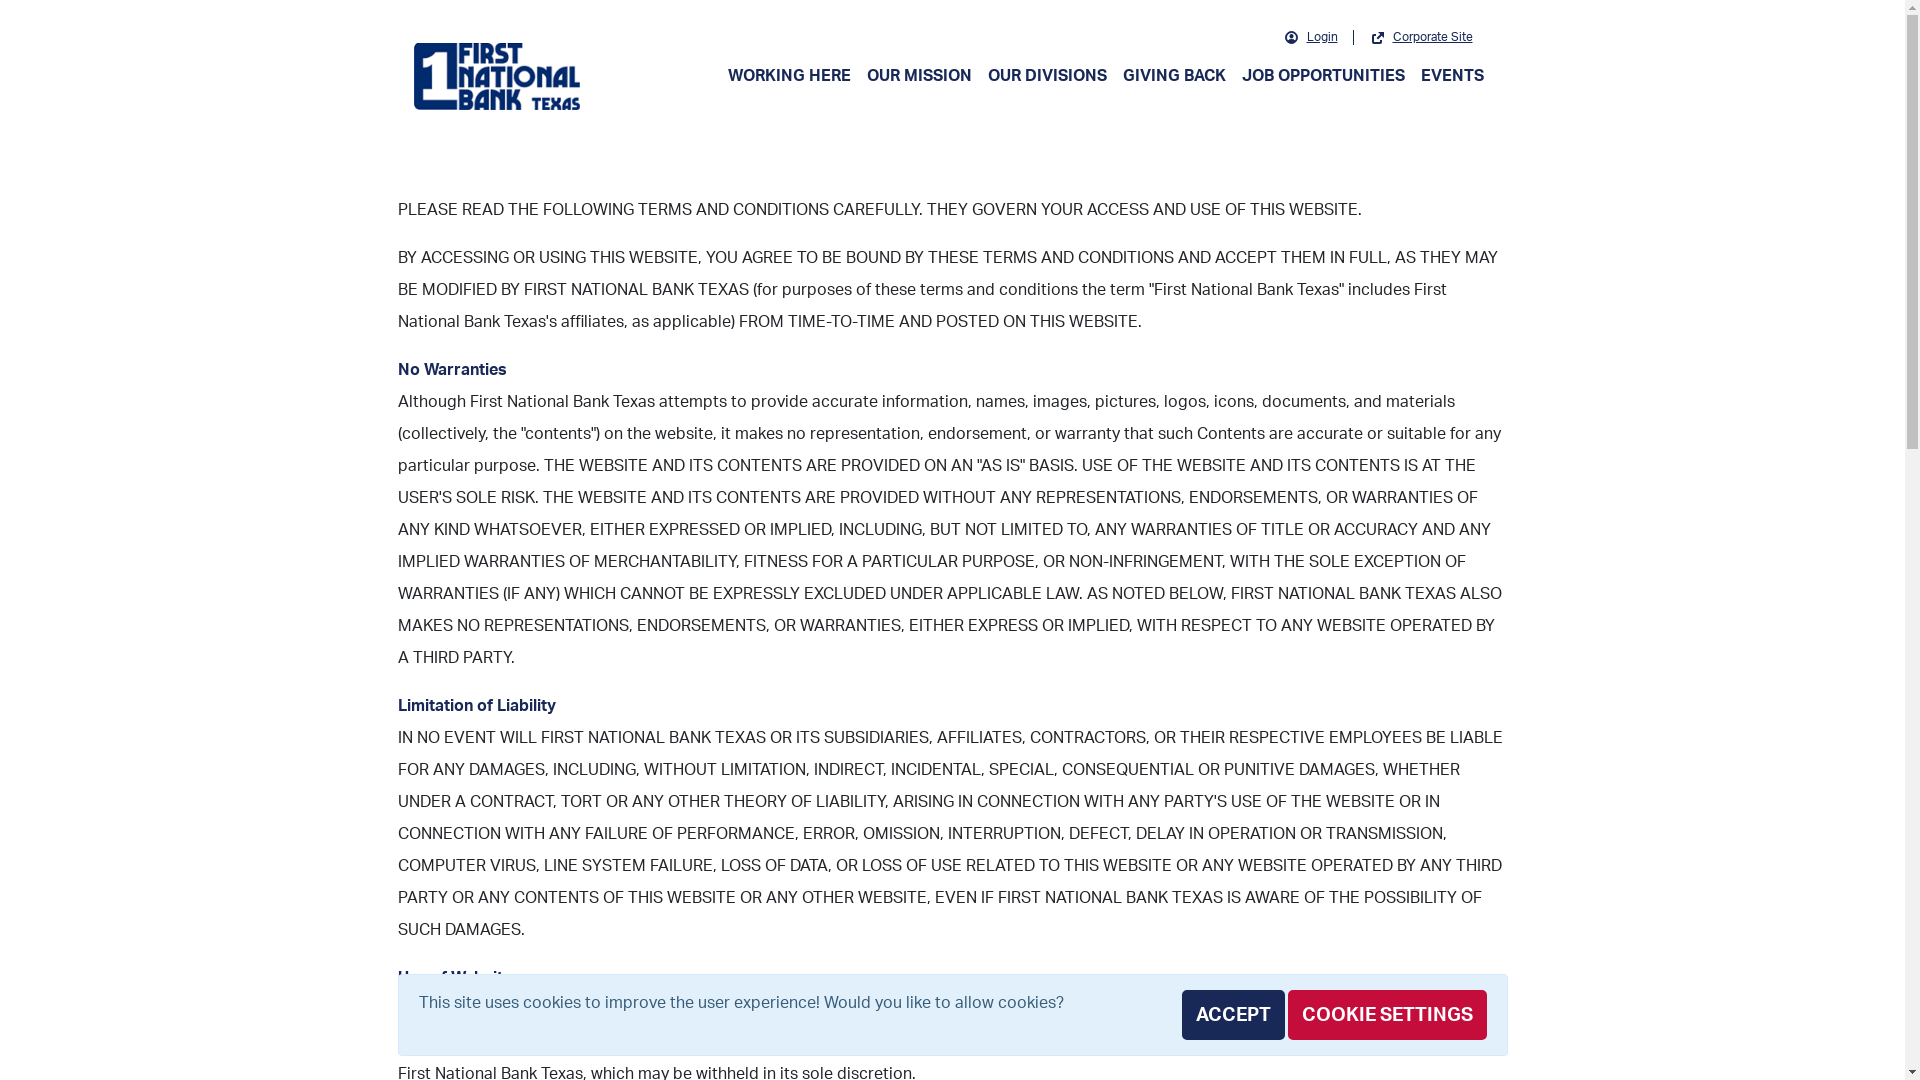 The height and width of the screenshot is (1080, 1920). Describe the element at coordinates (1046, 75) in the screenshot. I see `'OUR DIVISIONS'` at that location.